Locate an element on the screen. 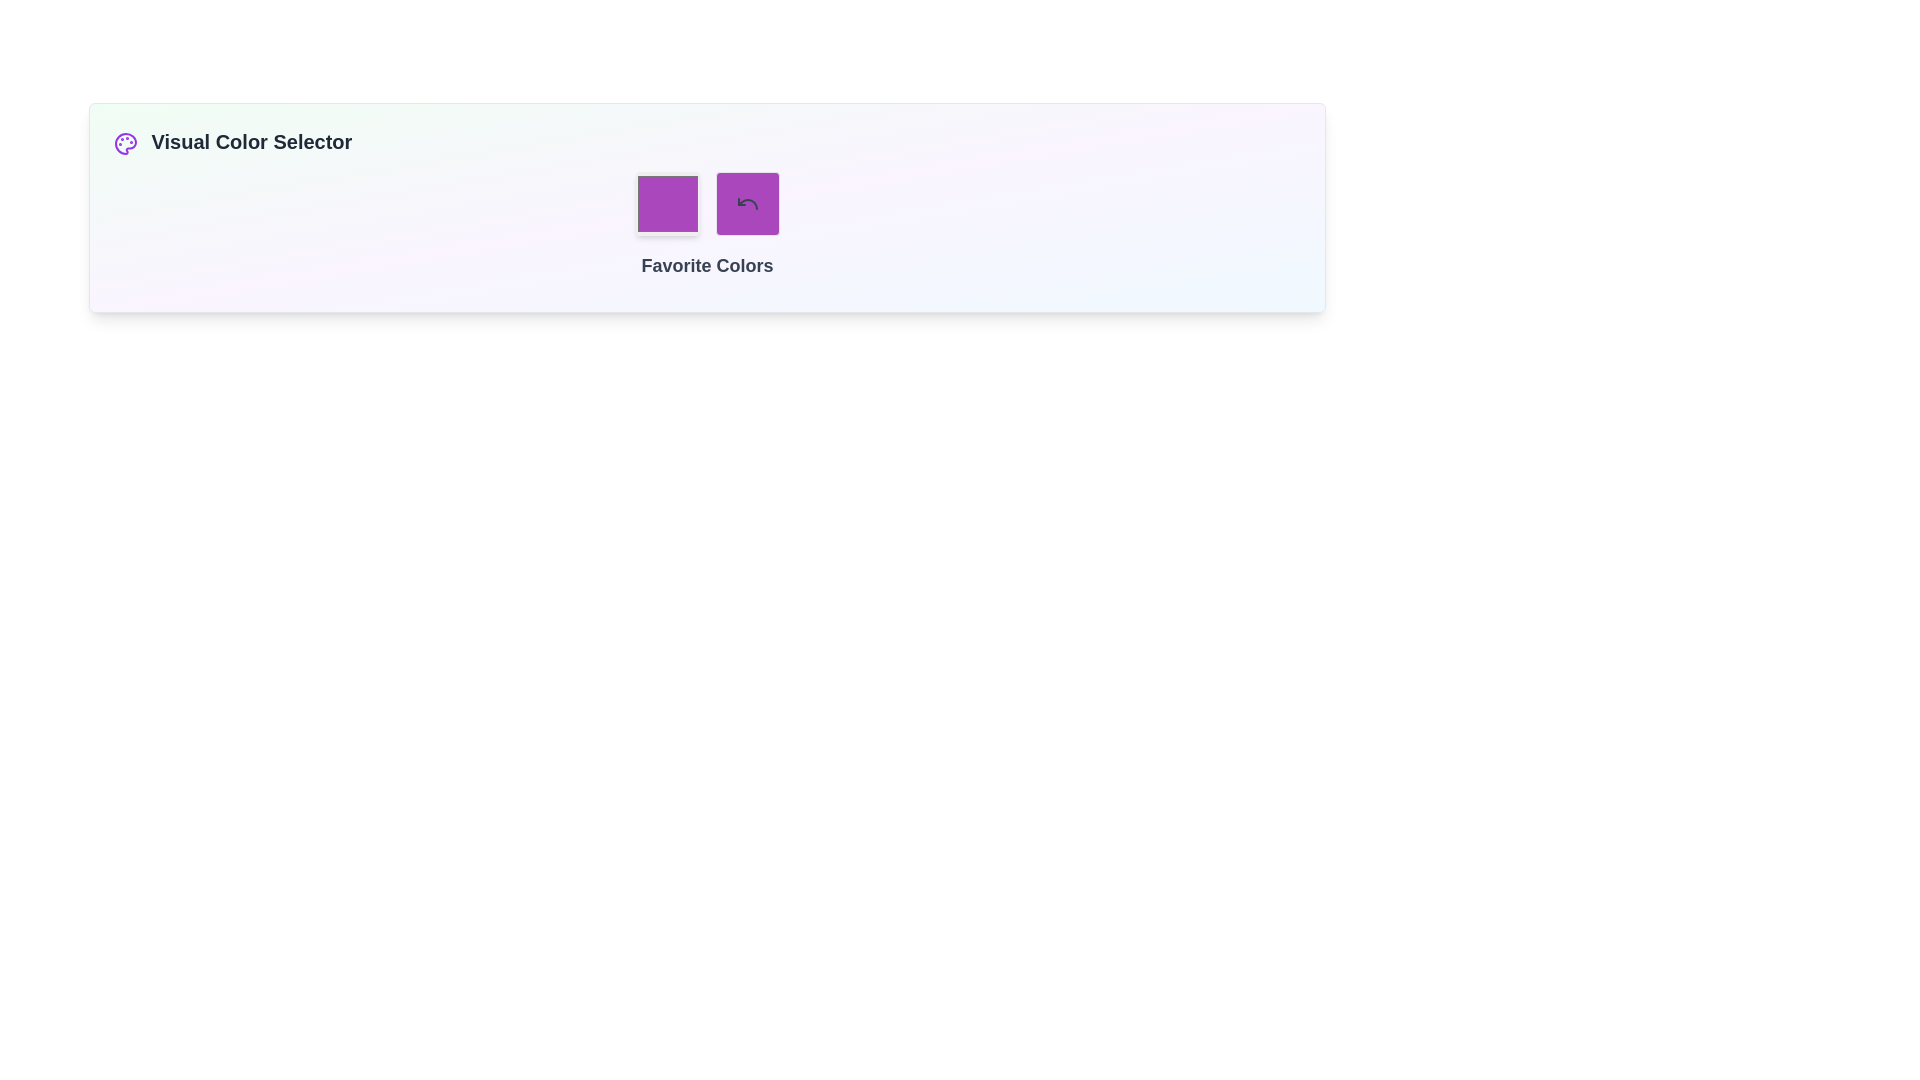 This screenshot has width=1920, height=1080. the 'Favorite Colors' text label, which is a bold and large font styled text rendered in gray, located centrally below a grid of purple icons is located at coordinates (707, 265).